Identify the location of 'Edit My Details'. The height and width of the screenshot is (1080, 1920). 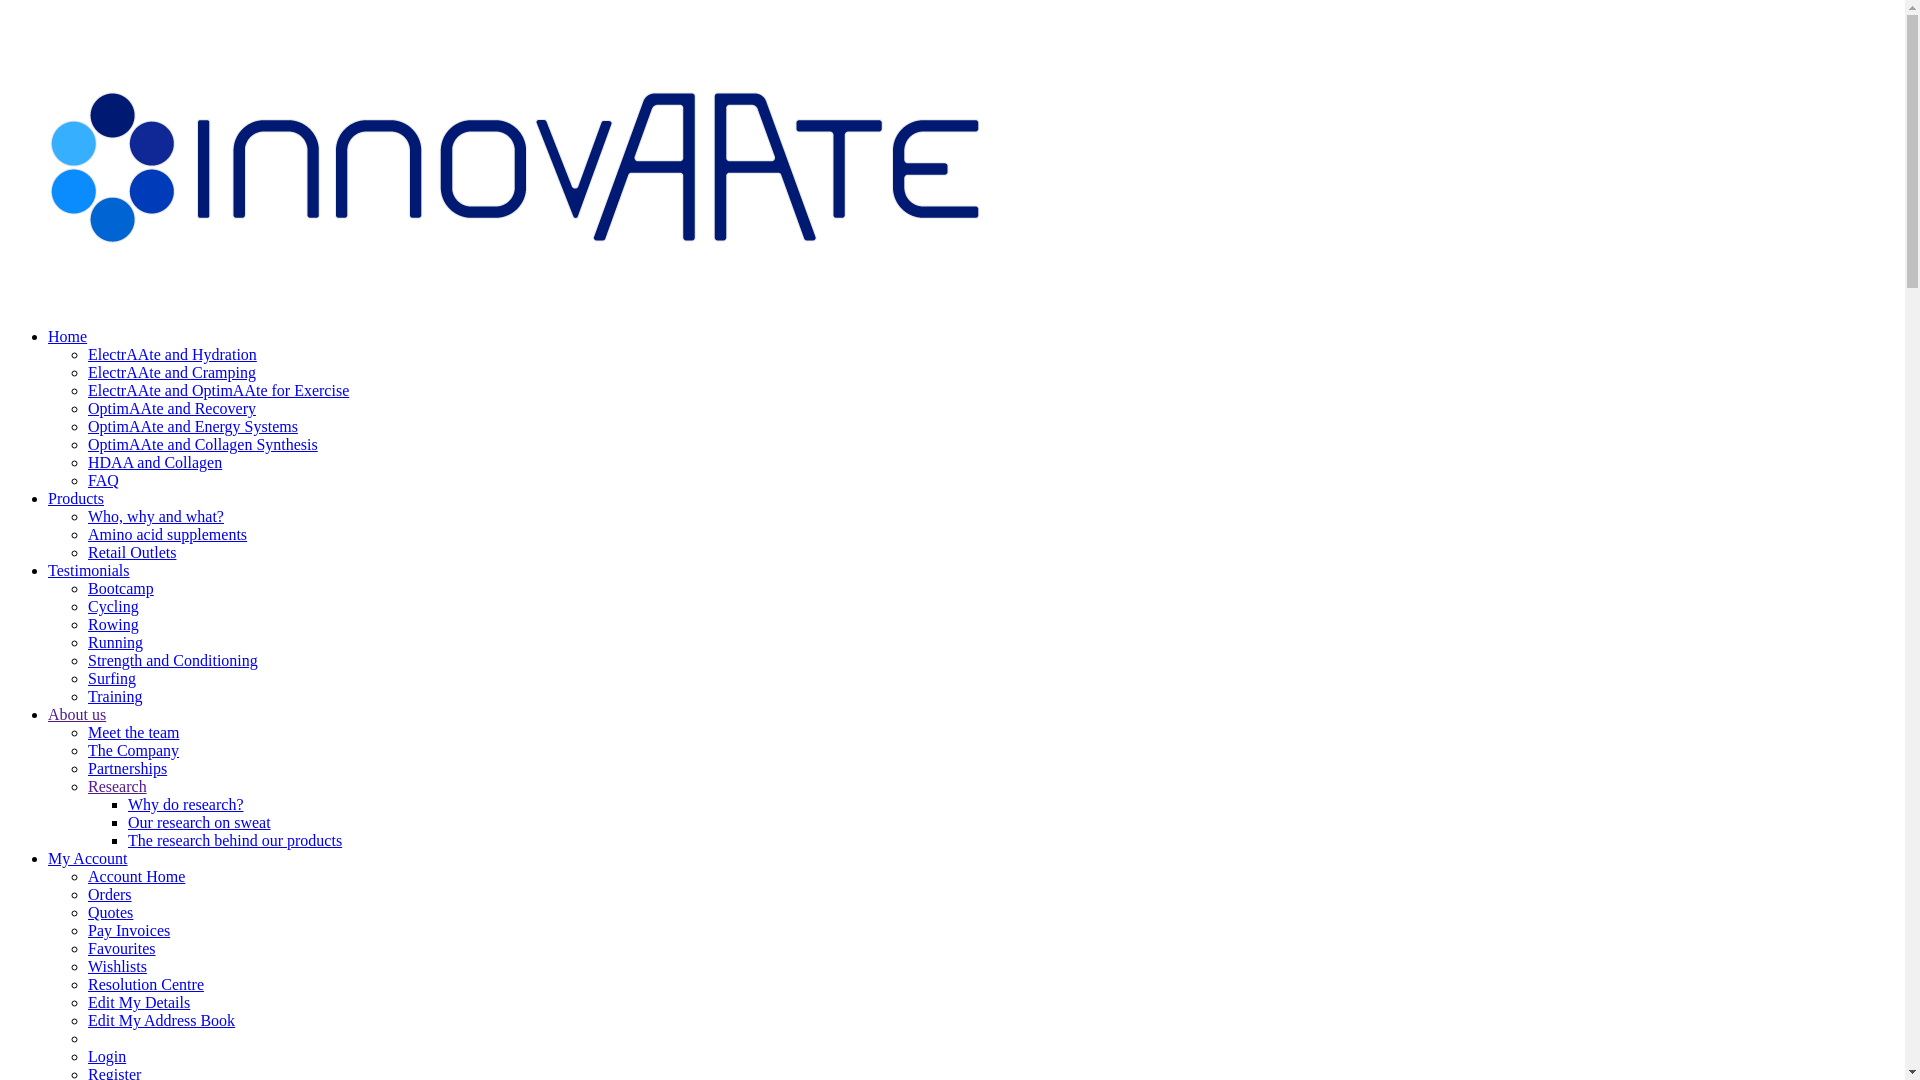
(138, 1002).